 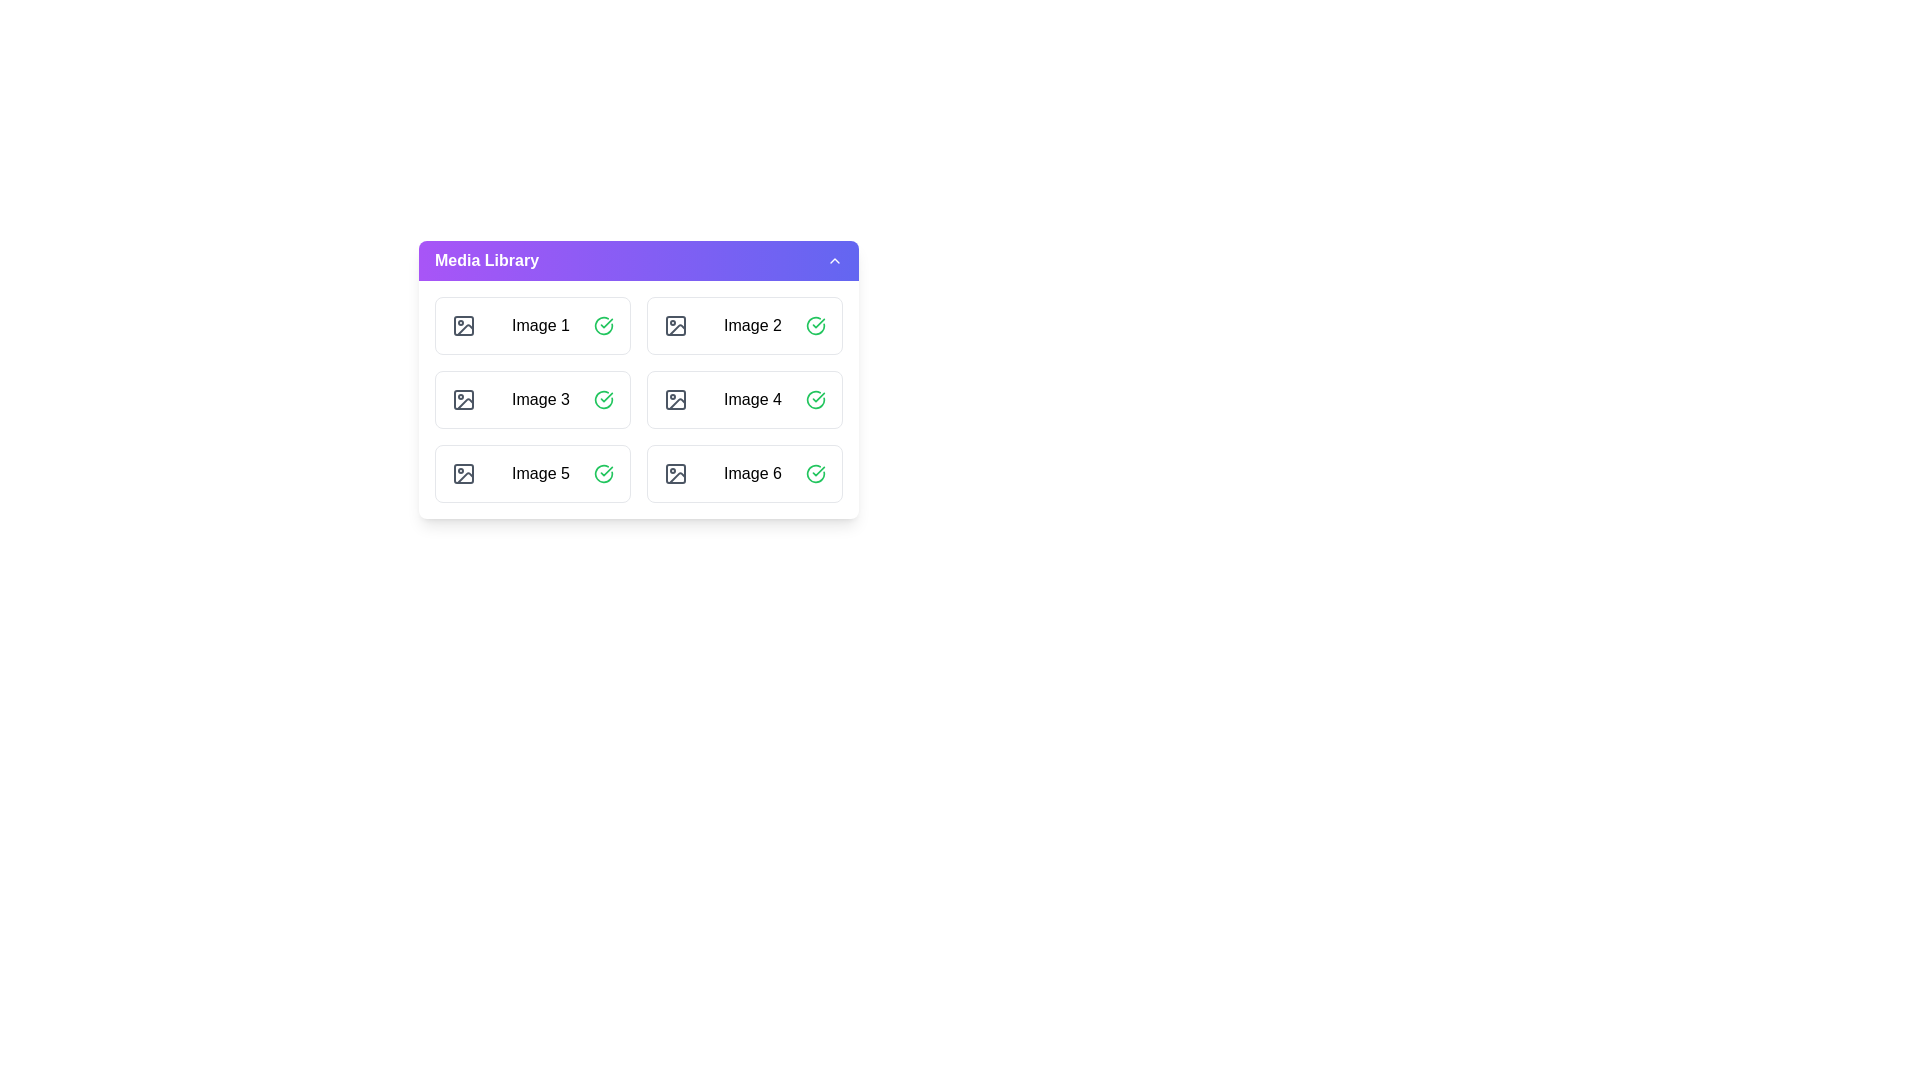 I want to click on the image item labeled Image 6, so click(x=743, y=474).